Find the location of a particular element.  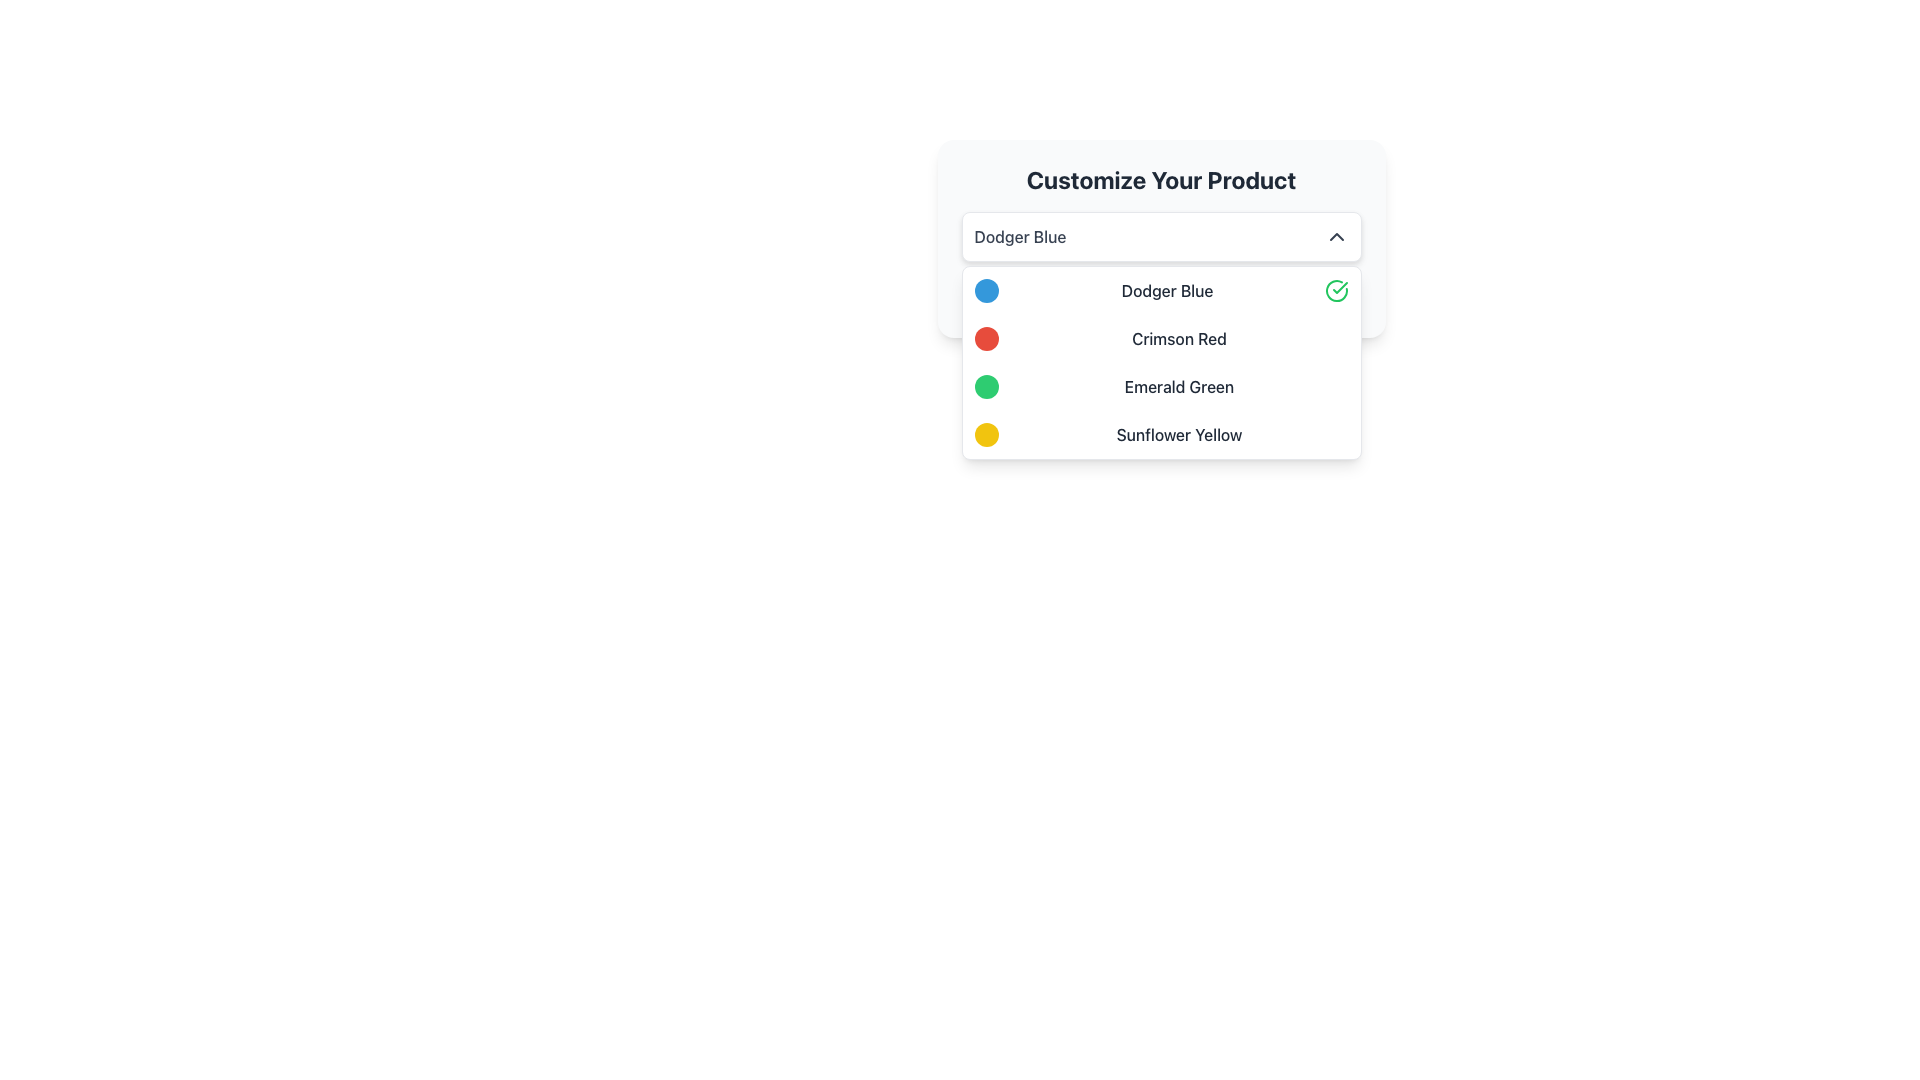

to select the 'Sunflower Yellow' option from the dropdown menu, which features a circular yellow icon on the left and the text 'Sunflower Yellow' on the right is located at coordinates (1161, 434).